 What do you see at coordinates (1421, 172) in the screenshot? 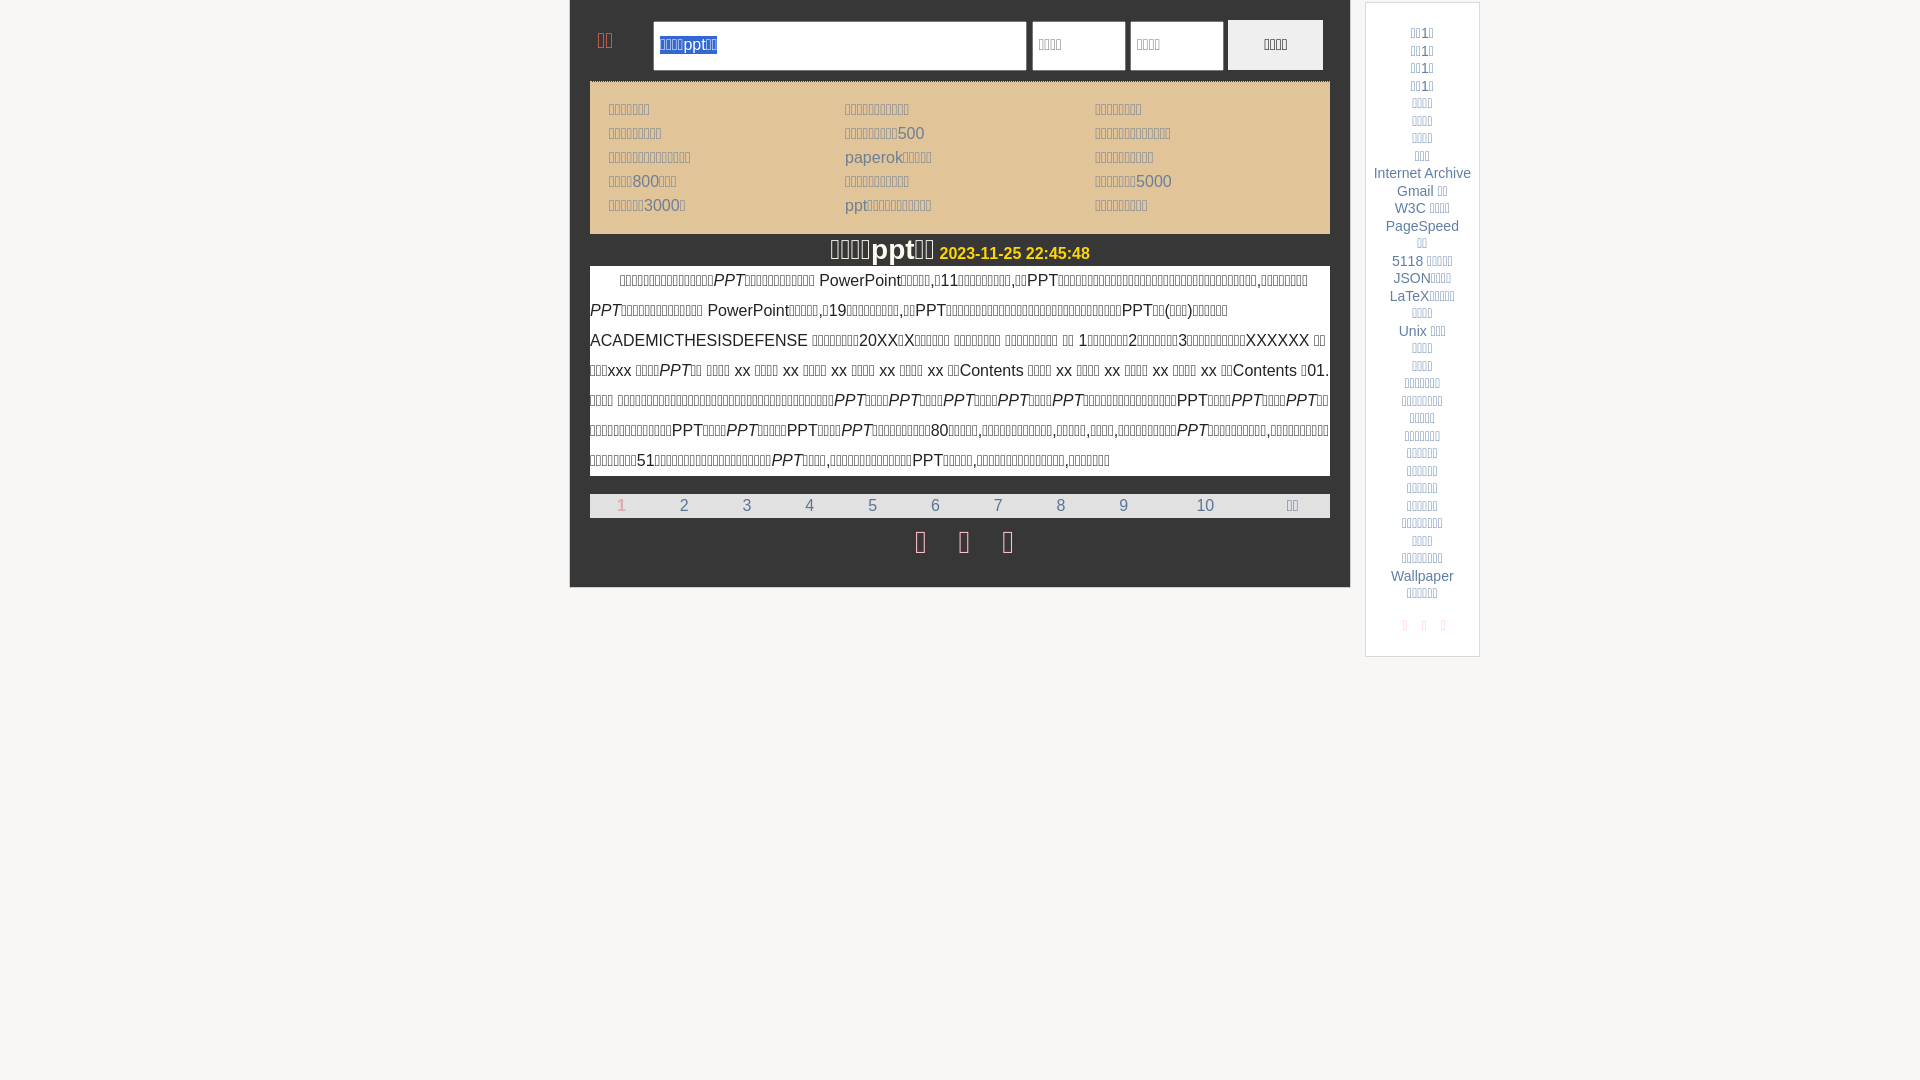
I see `'Internet Archive'` at bounding box center [1421, 172].